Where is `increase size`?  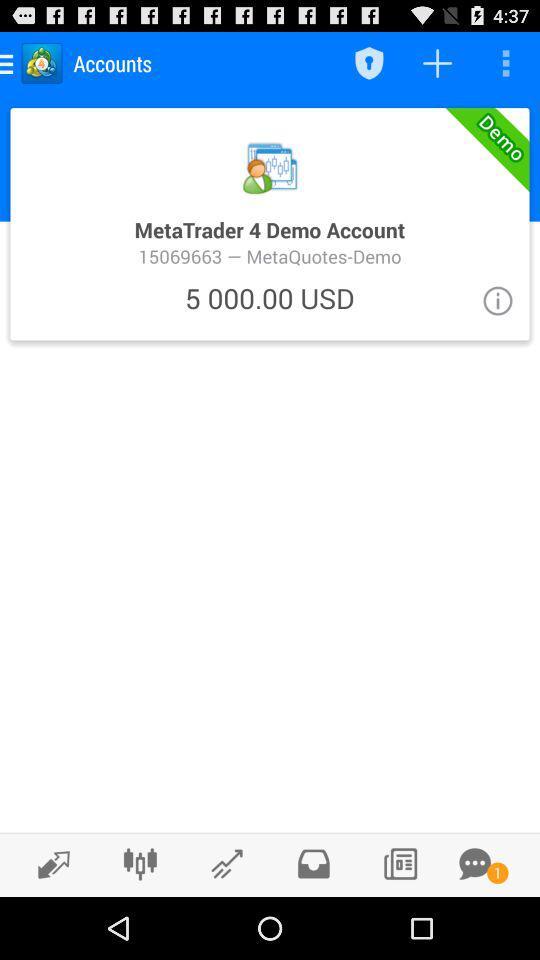
increase size is located at coordinates (48, 863).